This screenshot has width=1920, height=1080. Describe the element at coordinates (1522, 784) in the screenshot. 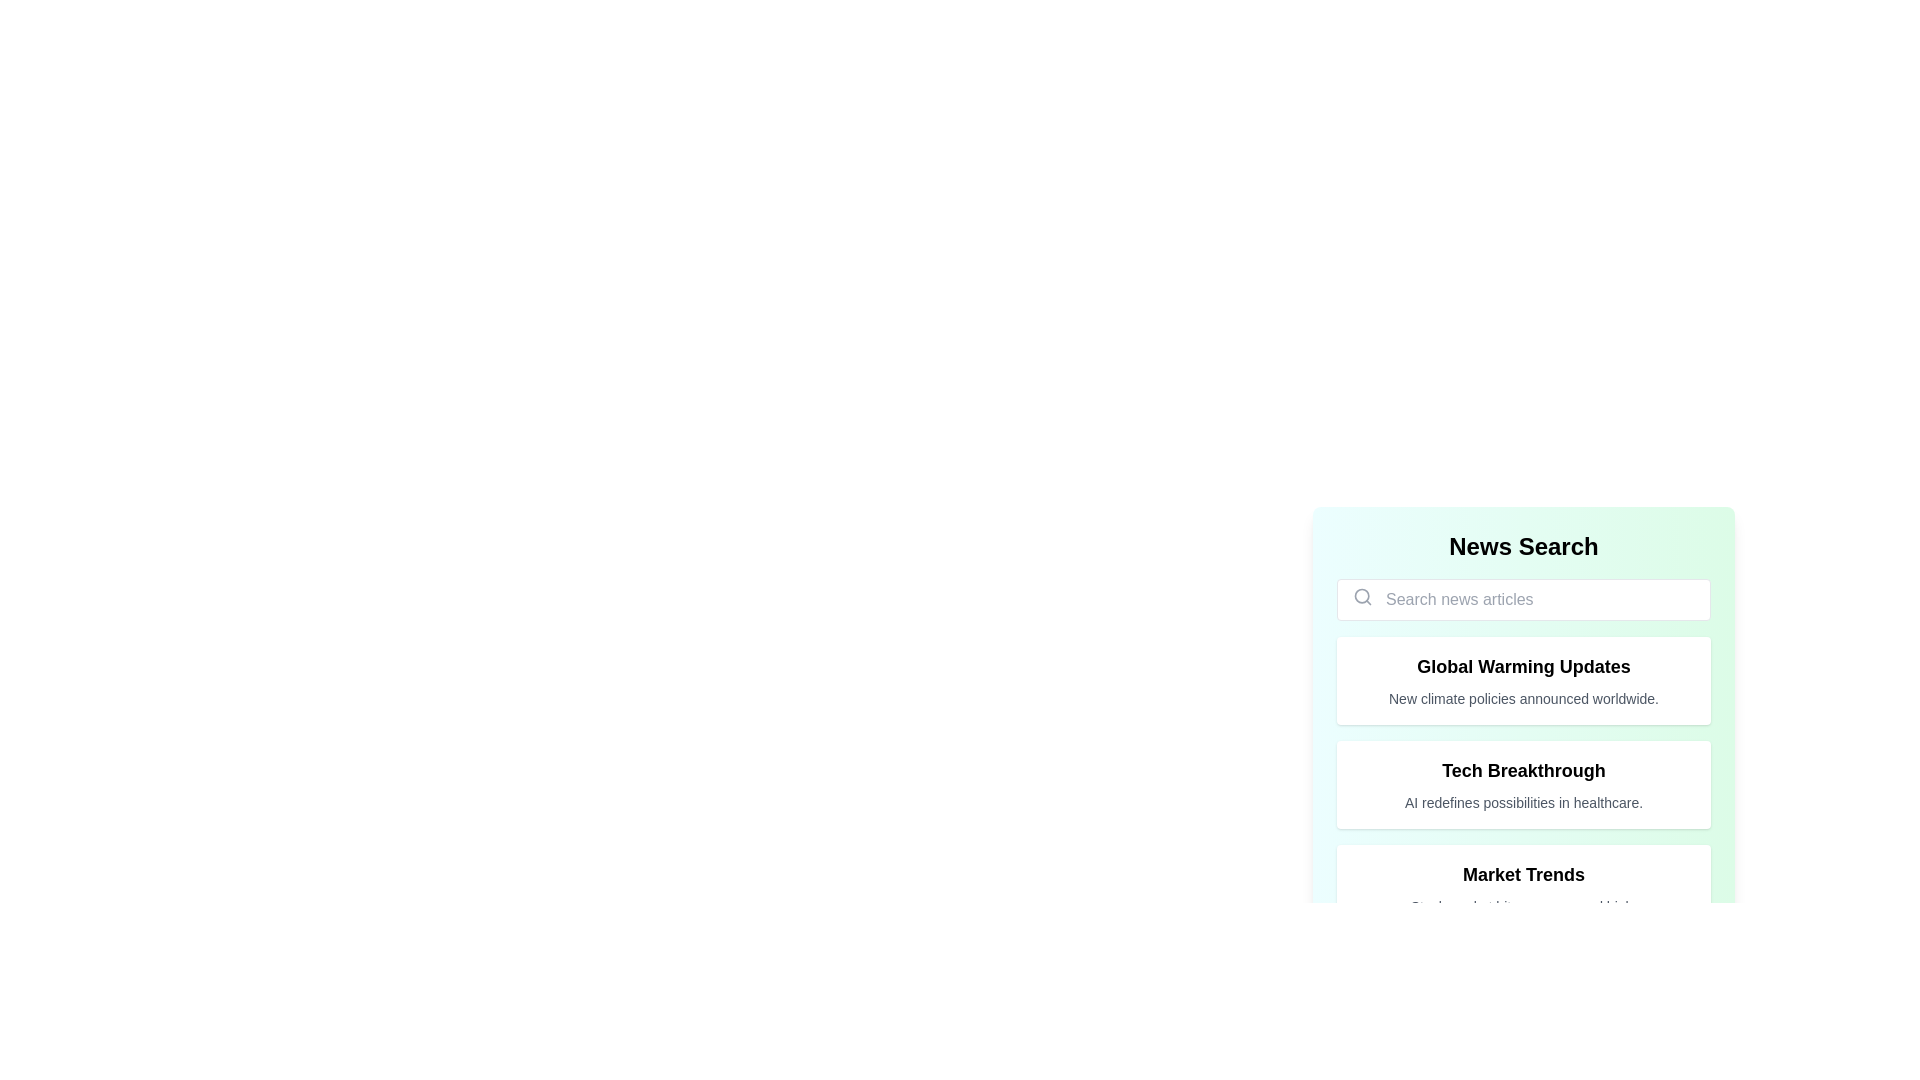

I see `the second interactive card summarizing the news item 'Tech Breakthrough'` at that location.